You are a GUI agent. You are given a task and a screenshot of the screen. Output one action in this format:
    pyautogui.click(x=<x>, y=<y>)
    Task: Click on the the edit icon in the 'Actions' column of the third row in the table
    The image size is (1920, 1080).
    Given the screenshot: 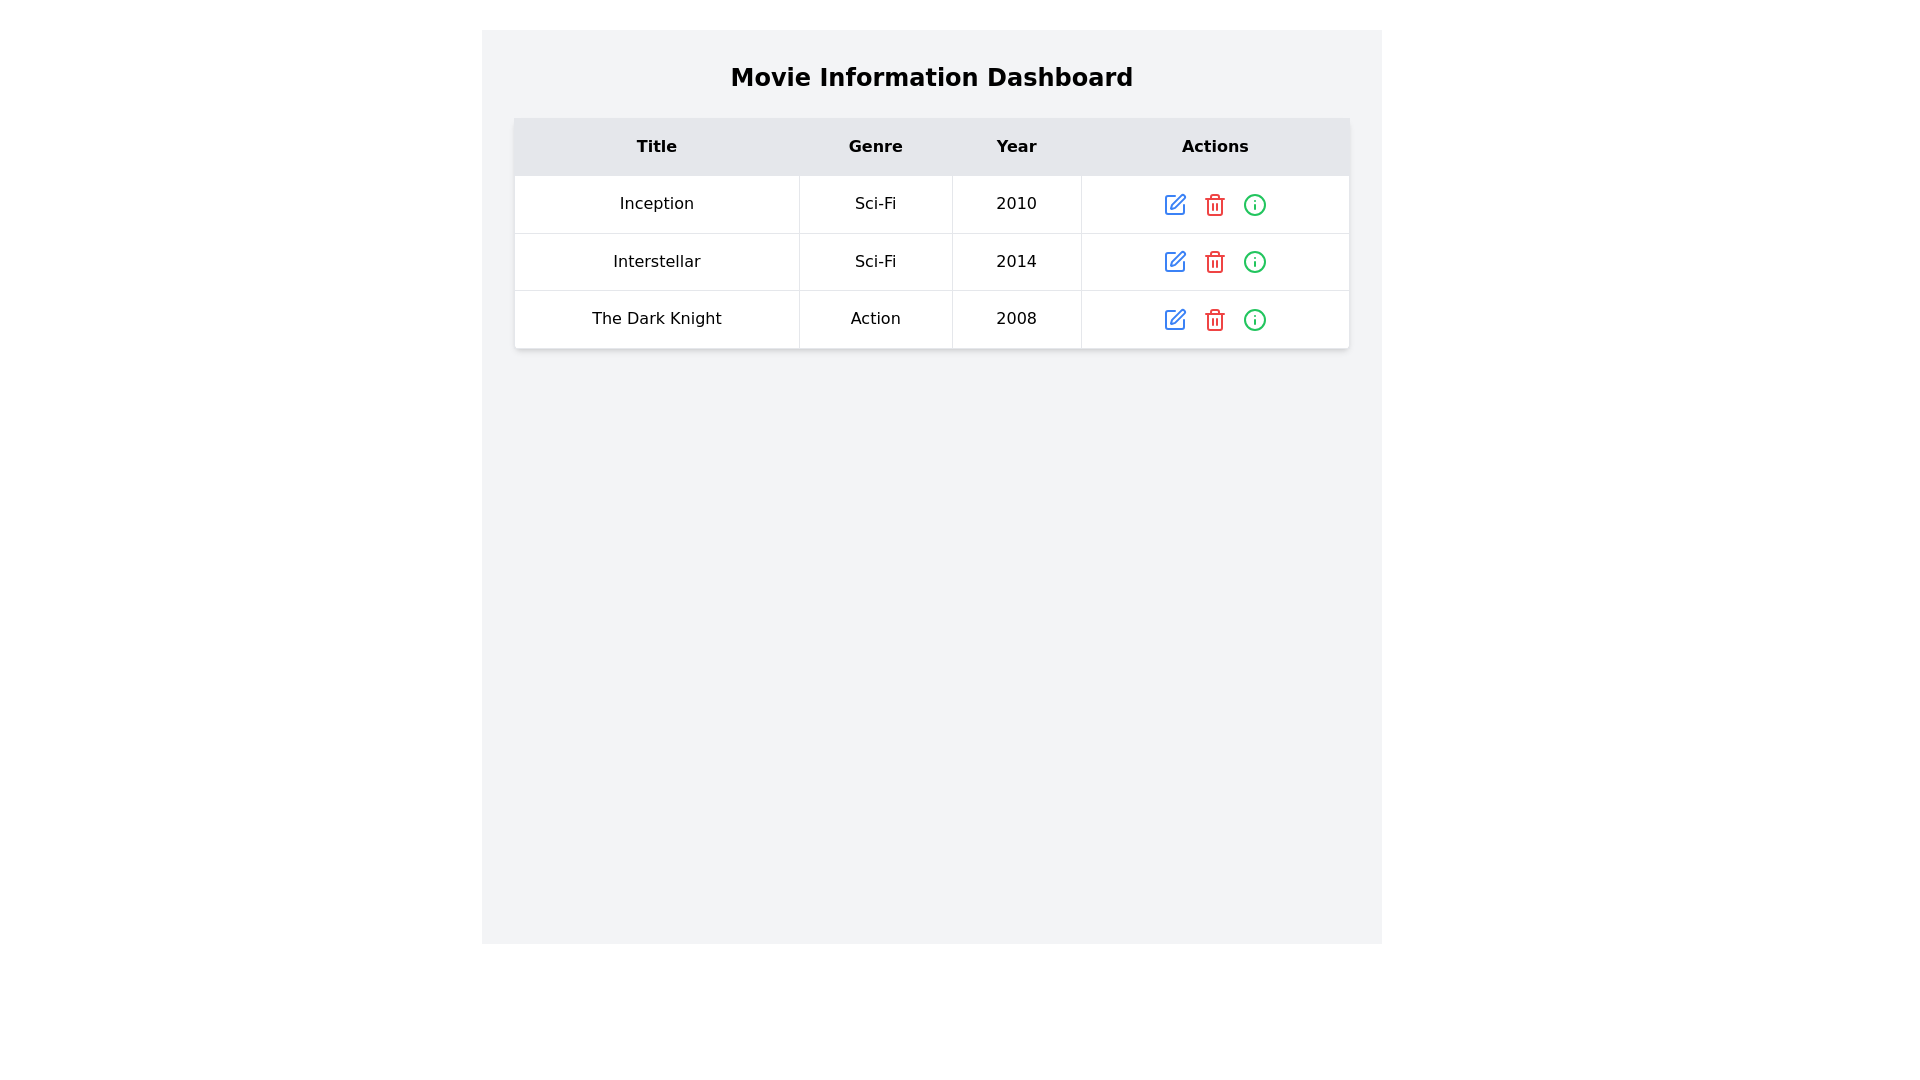 What is the action you would take?
    pyautogui.click(x=1177, y=257)
    